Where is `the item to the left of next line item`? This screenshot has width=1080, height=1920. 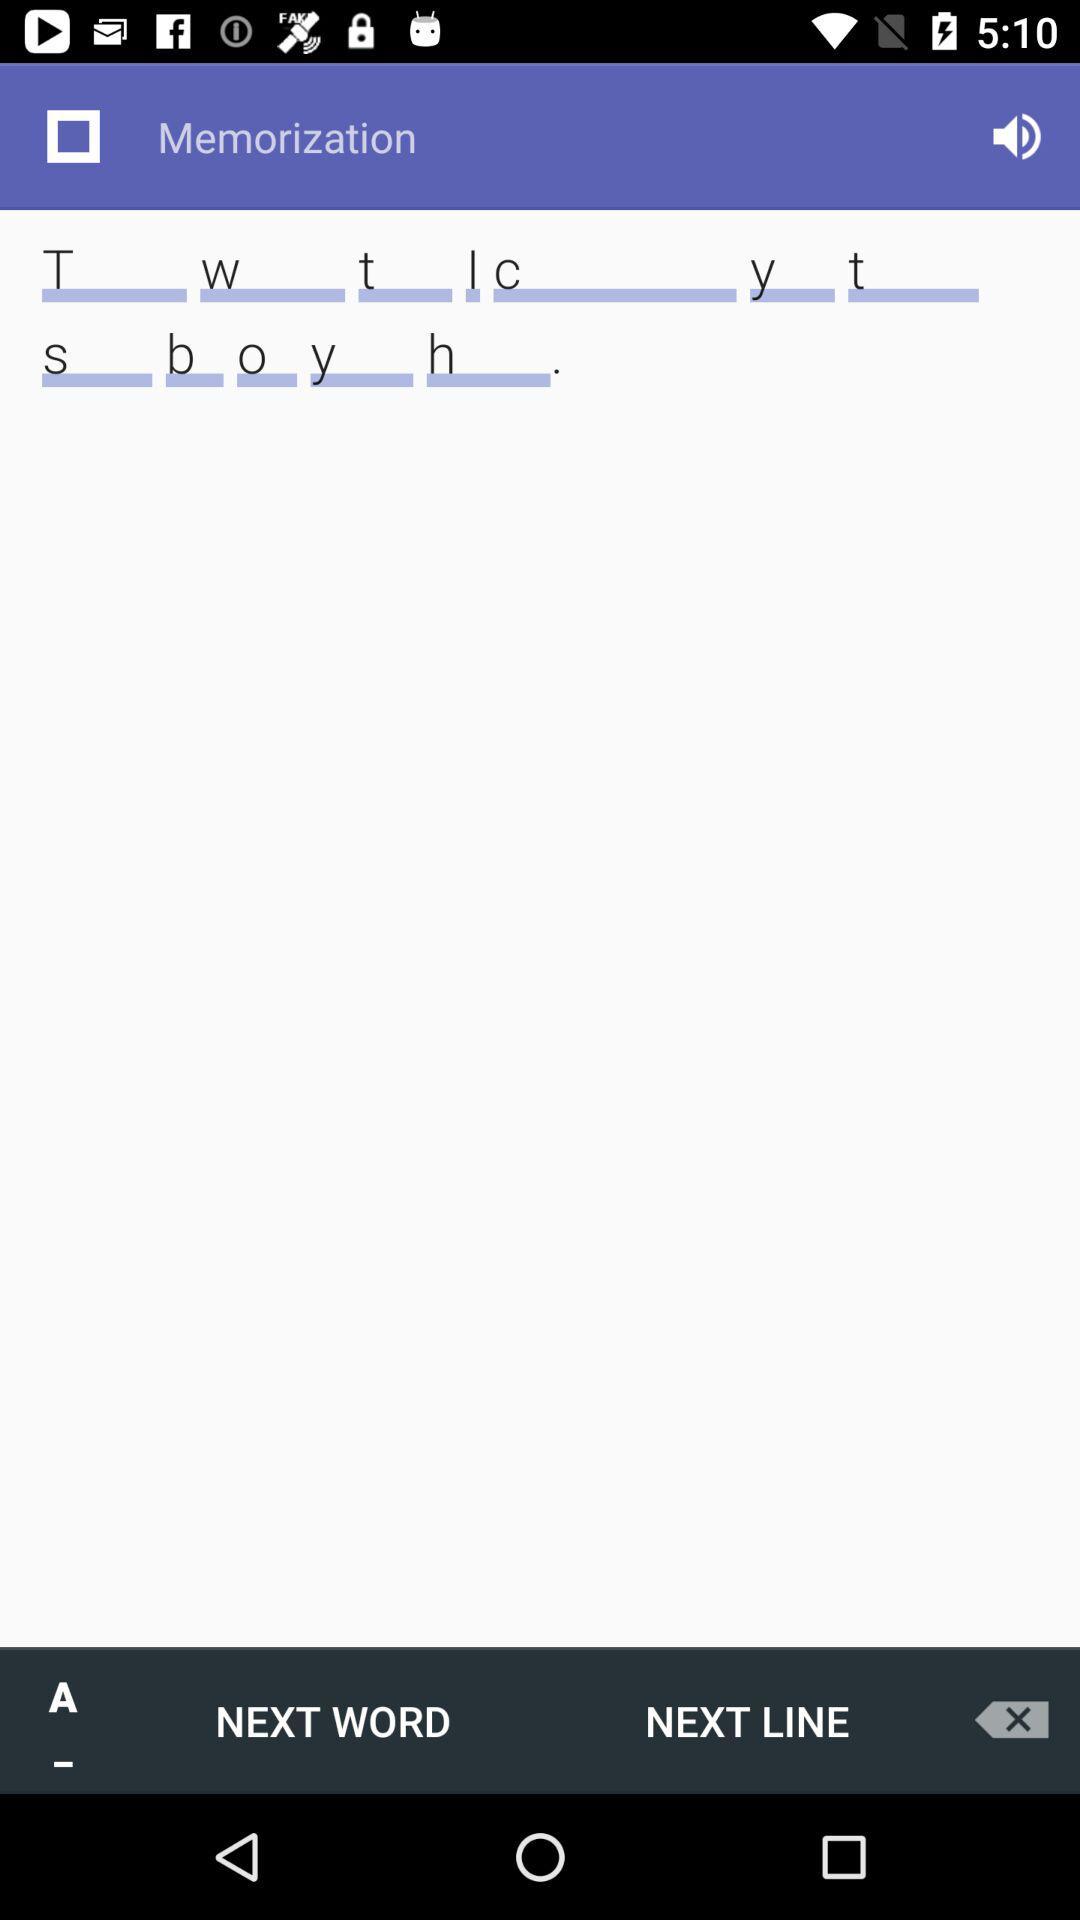 the item to the left of next line item is located at coordinates (331, 1719).